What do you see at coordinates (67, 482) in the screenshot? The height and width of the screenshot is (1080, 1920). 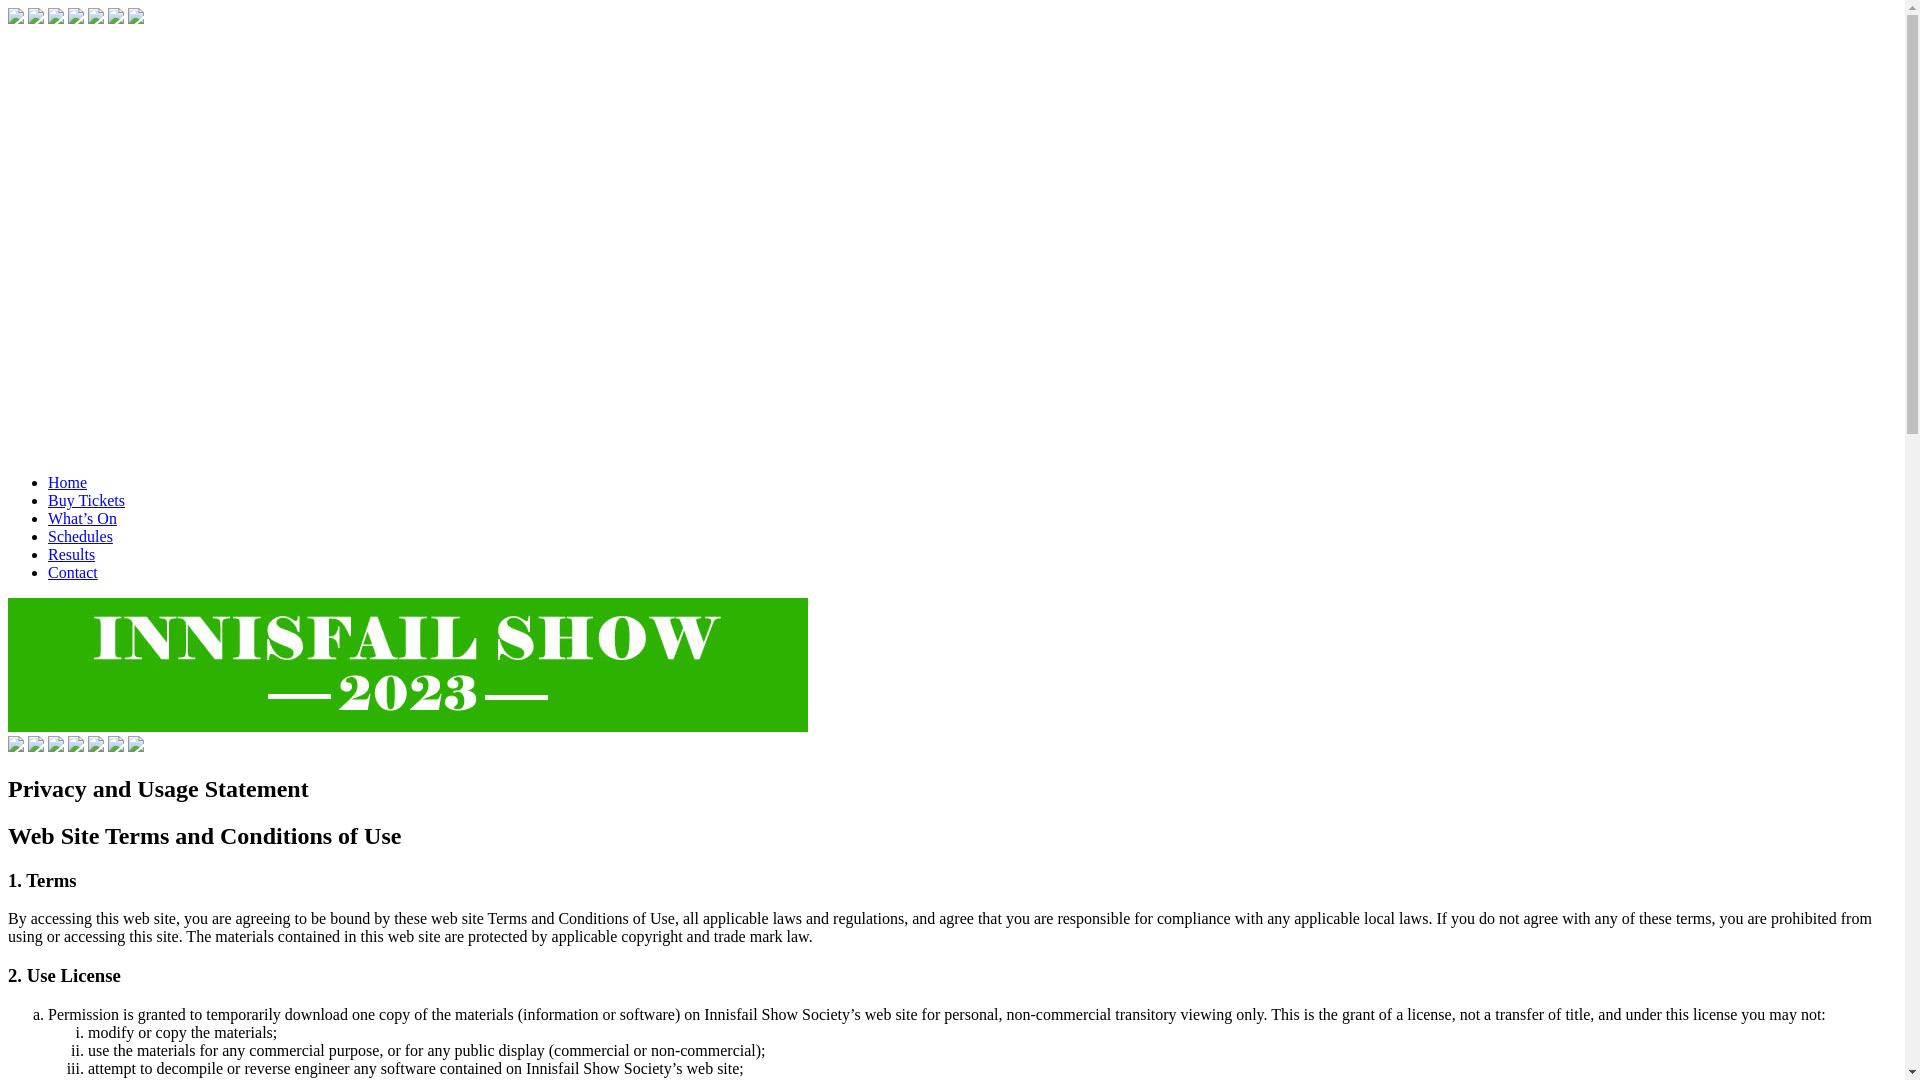 I see `'Home'` at bounding box center [67, 482].